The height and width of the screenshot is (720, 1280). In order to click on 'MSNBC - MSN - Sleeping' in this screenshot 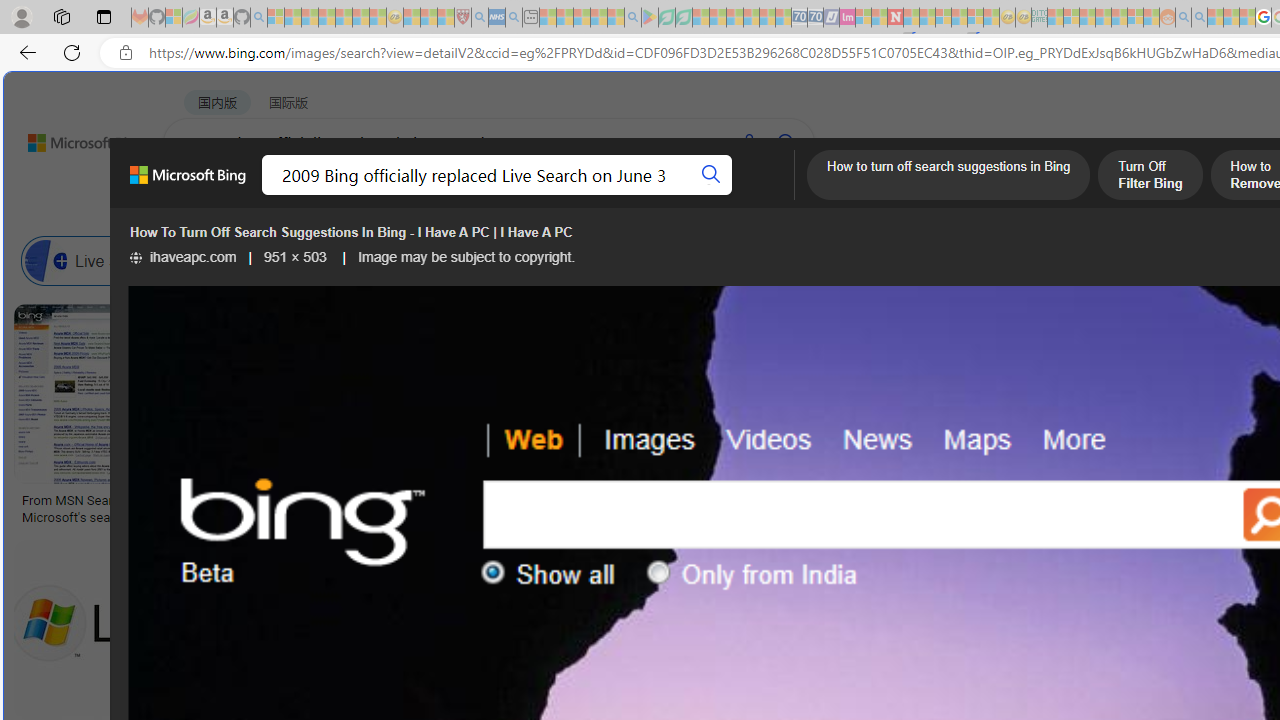, I will do `click(1055, 17)`.